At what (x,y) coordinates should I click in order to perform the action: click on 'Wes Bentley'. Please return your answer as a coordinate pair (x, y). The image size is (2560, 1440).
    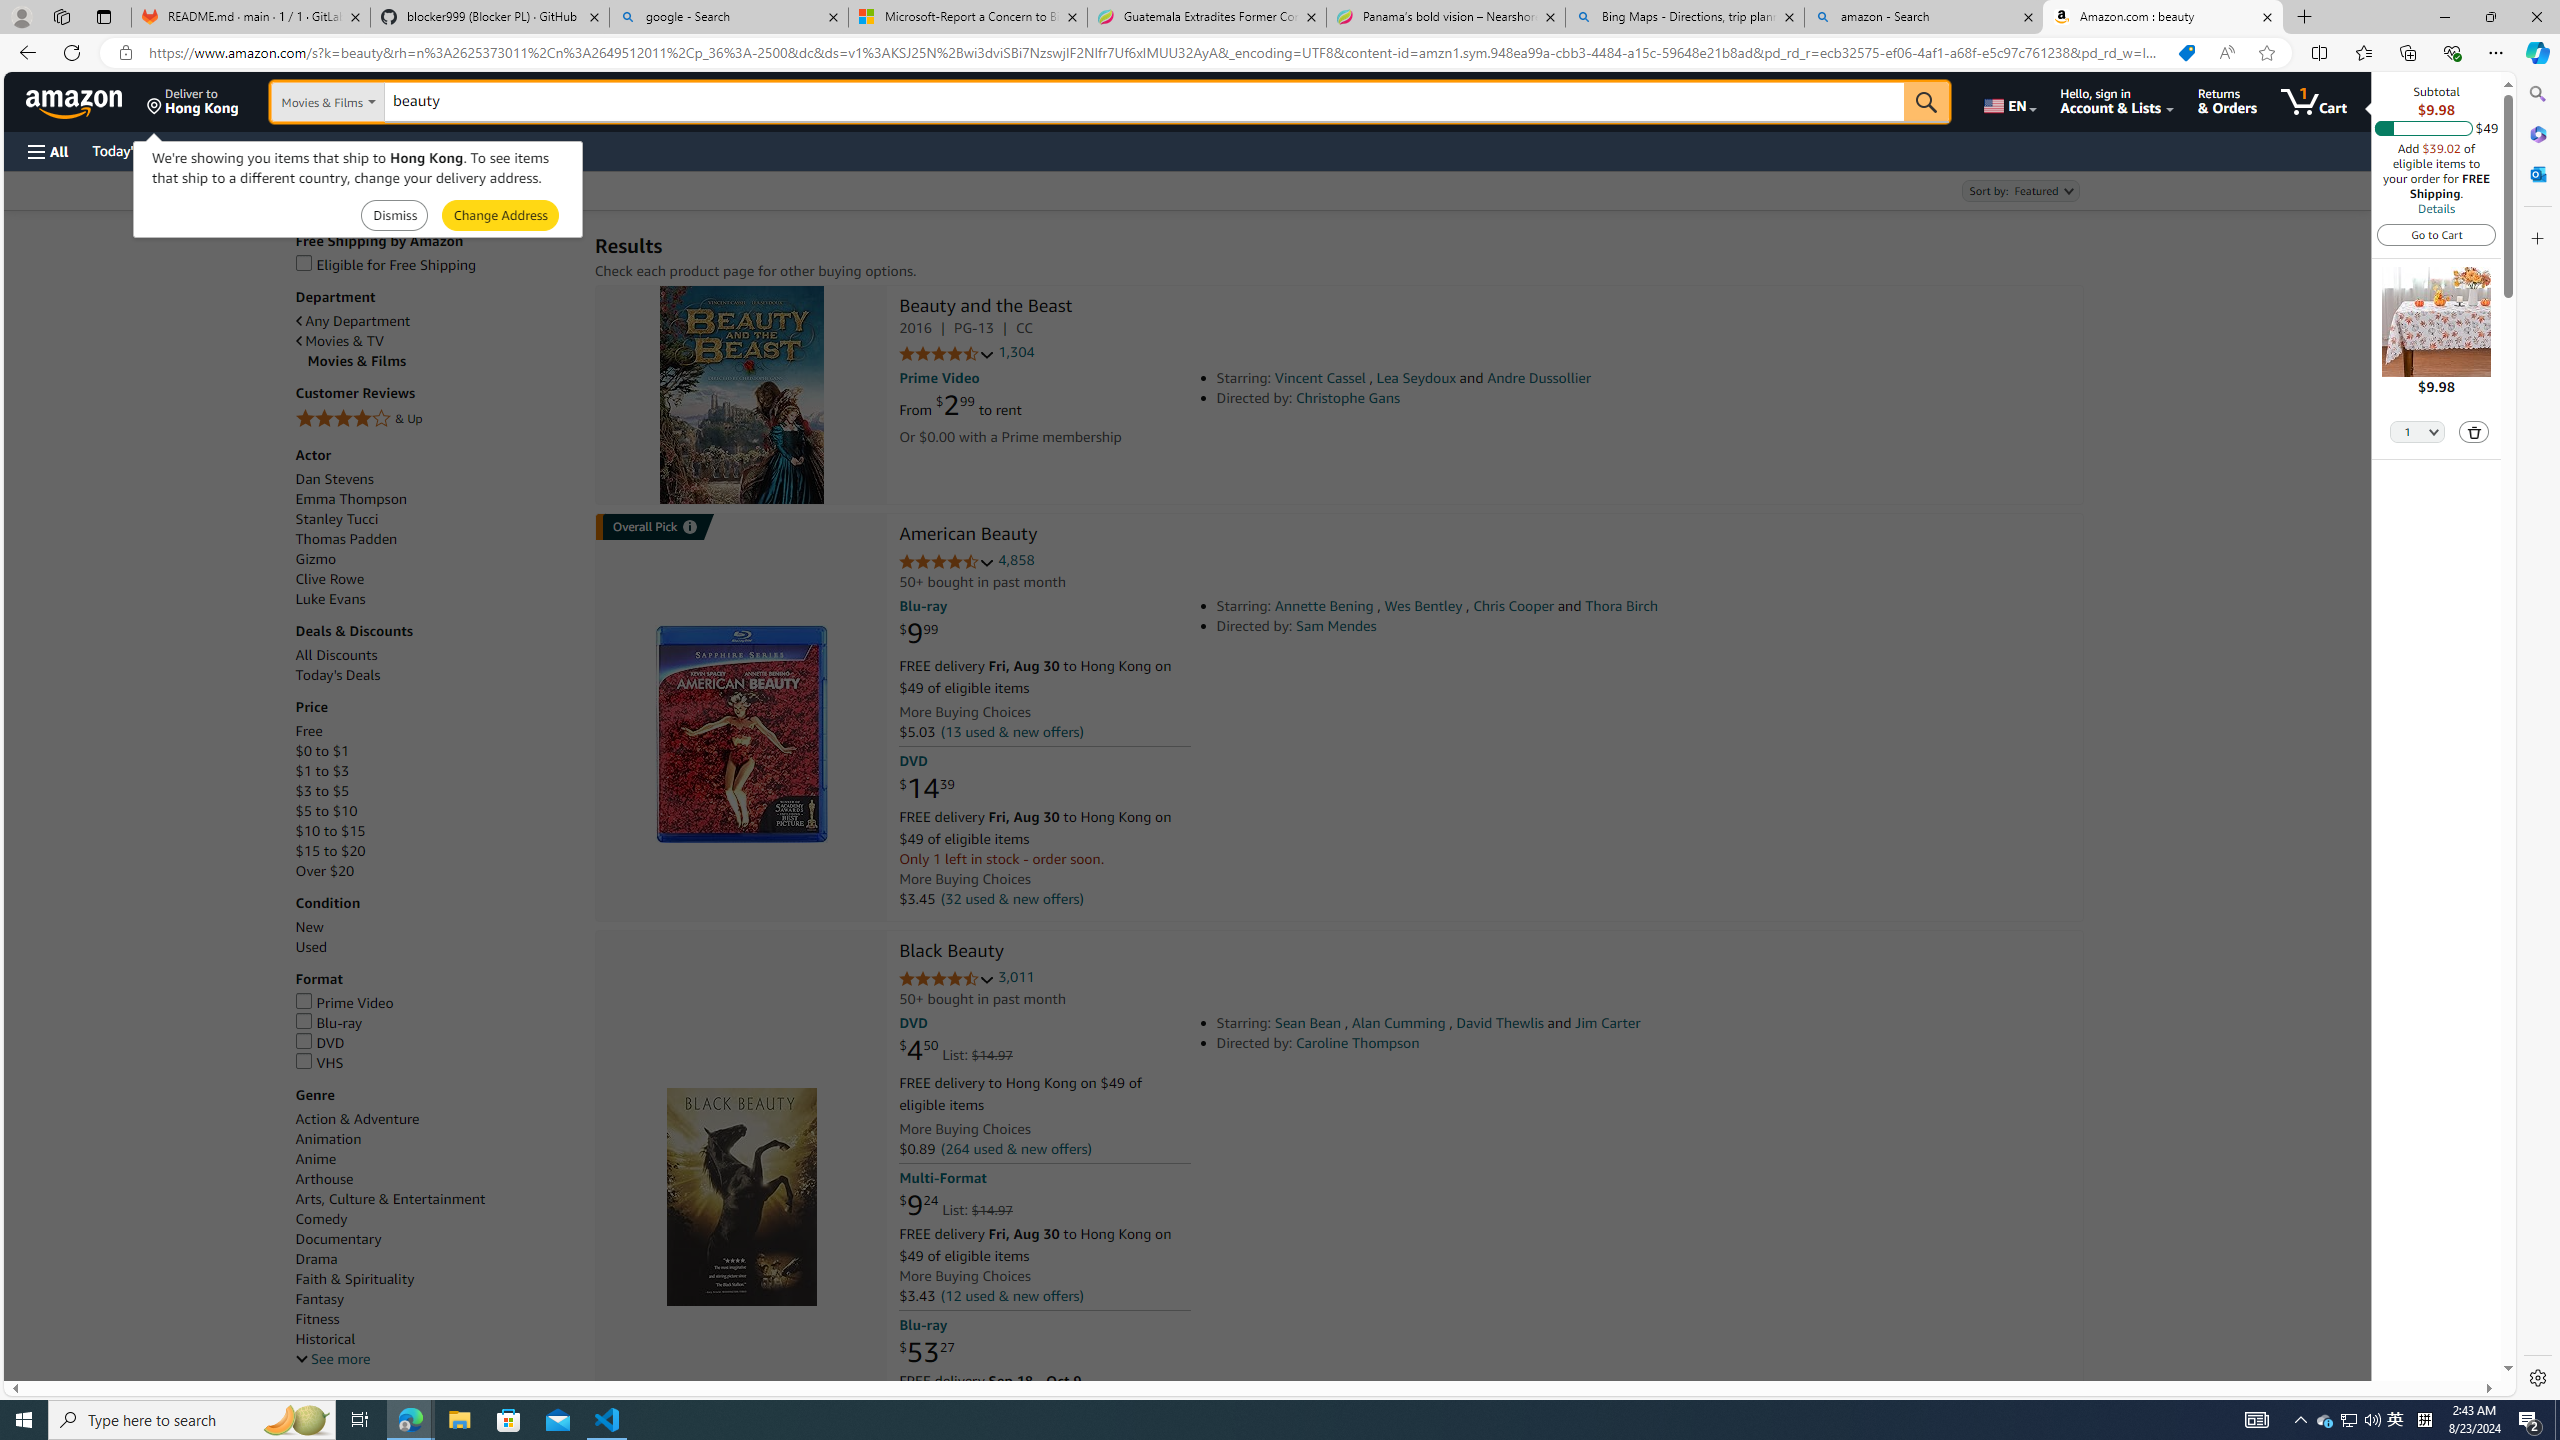
    Looking at the image, I should click on (1422, 605).